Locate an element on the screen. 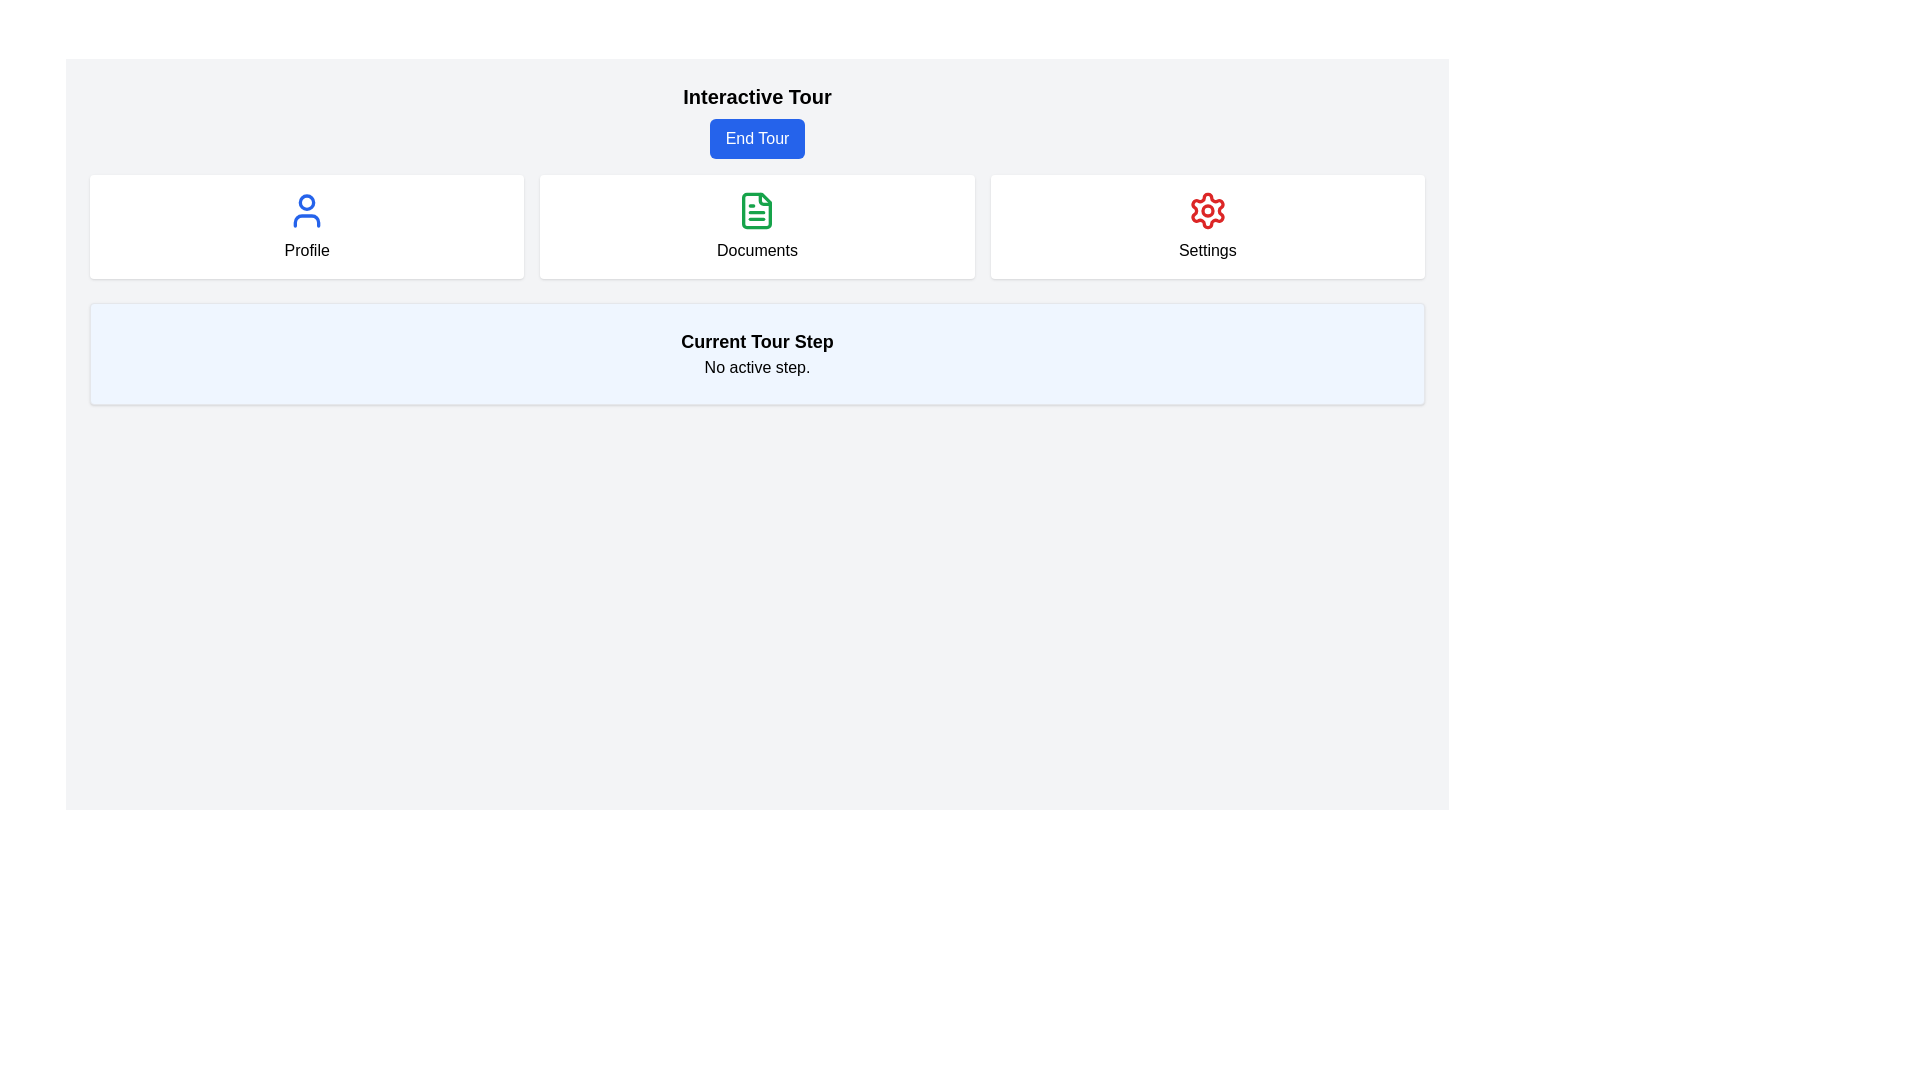 This screenshot has width=1920, height=1080. the central part of the bold red gear icon within the settings card to interact with the settings functionality is located at coordinates (1206, 211).